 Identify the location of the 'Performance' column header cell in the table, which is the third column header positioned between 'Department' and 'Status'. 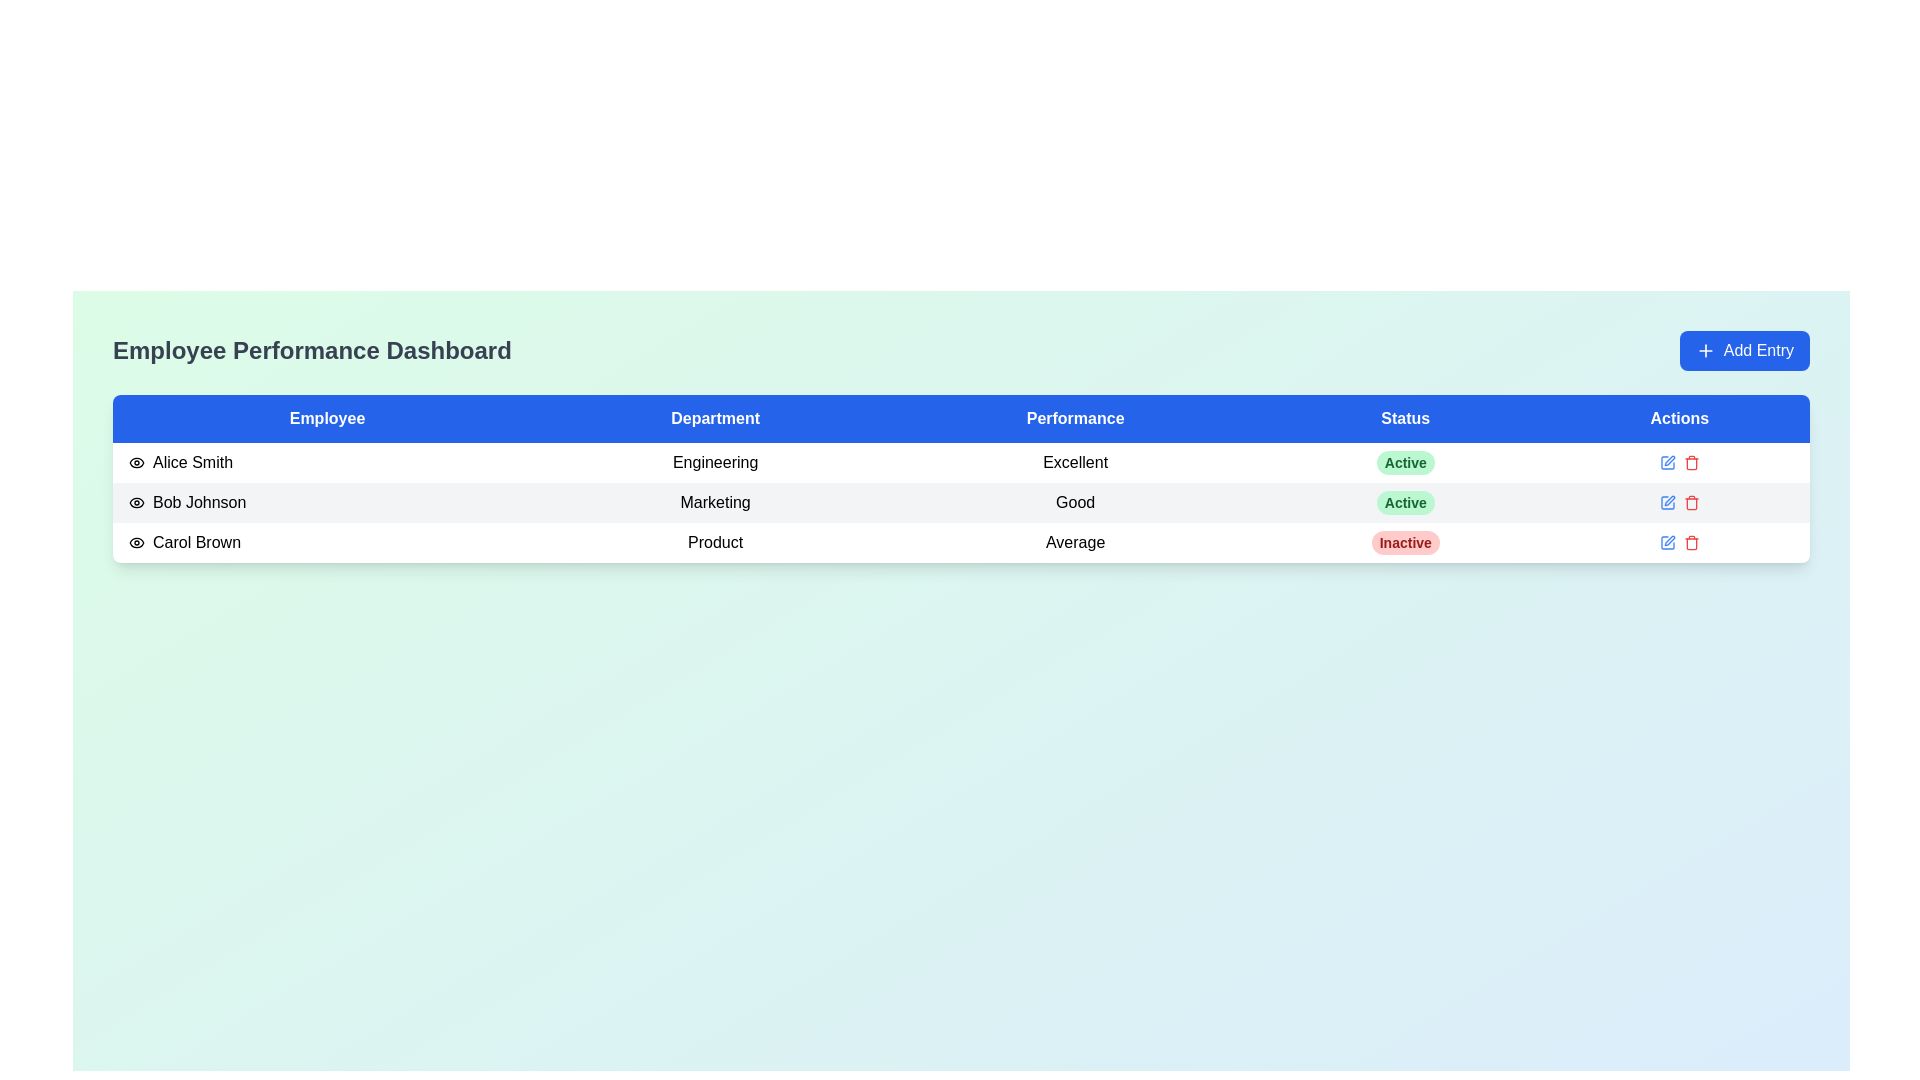
(1074, 418).